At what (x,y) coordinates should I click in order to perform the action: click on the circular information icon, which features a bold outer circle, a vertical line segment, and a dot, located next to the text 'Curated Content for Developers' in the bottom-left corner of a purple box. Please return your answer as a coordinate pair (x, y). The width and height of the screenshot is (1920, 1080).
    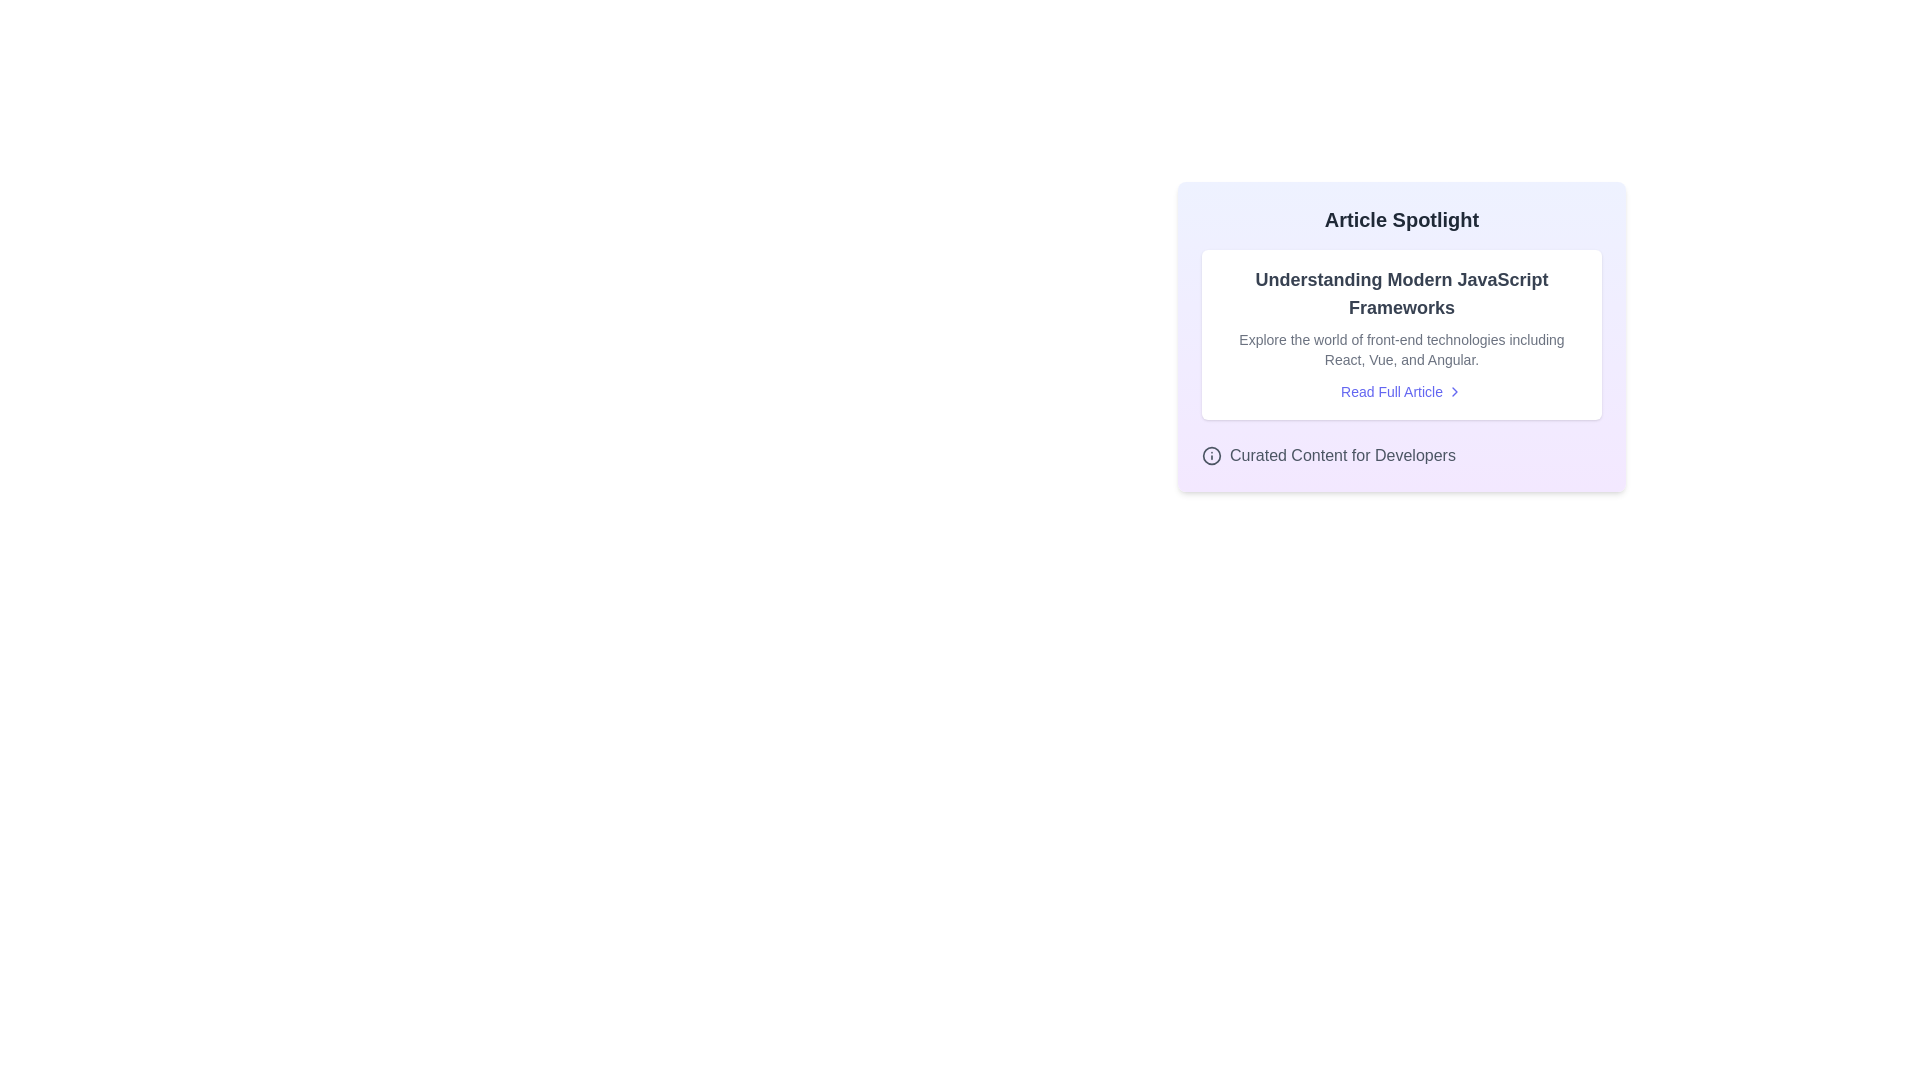
    Looking at the image, I should click on (1210, 455).